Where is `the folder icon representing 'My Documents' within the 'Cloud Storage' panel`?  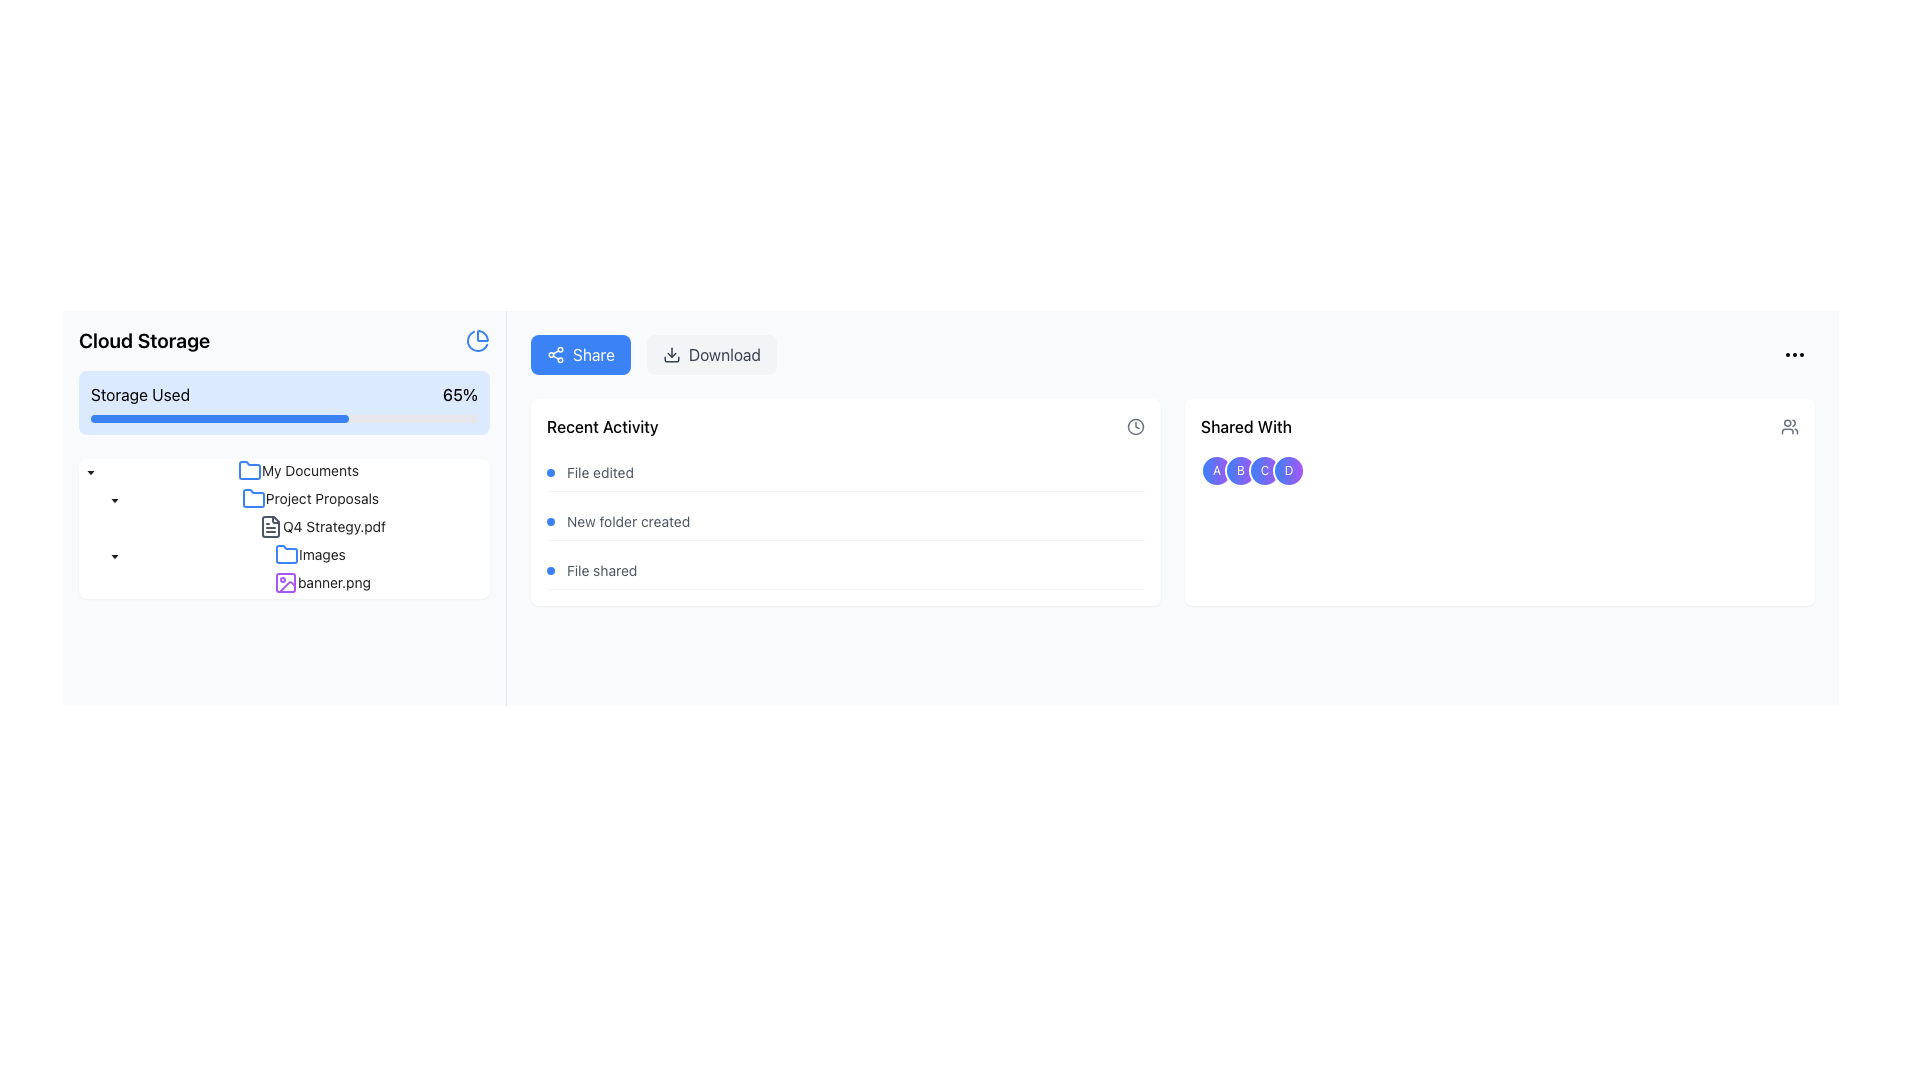
the folder icon representing 'My Documents' within the 'Cloud Storage' panel is located at coordinates (248, 470).